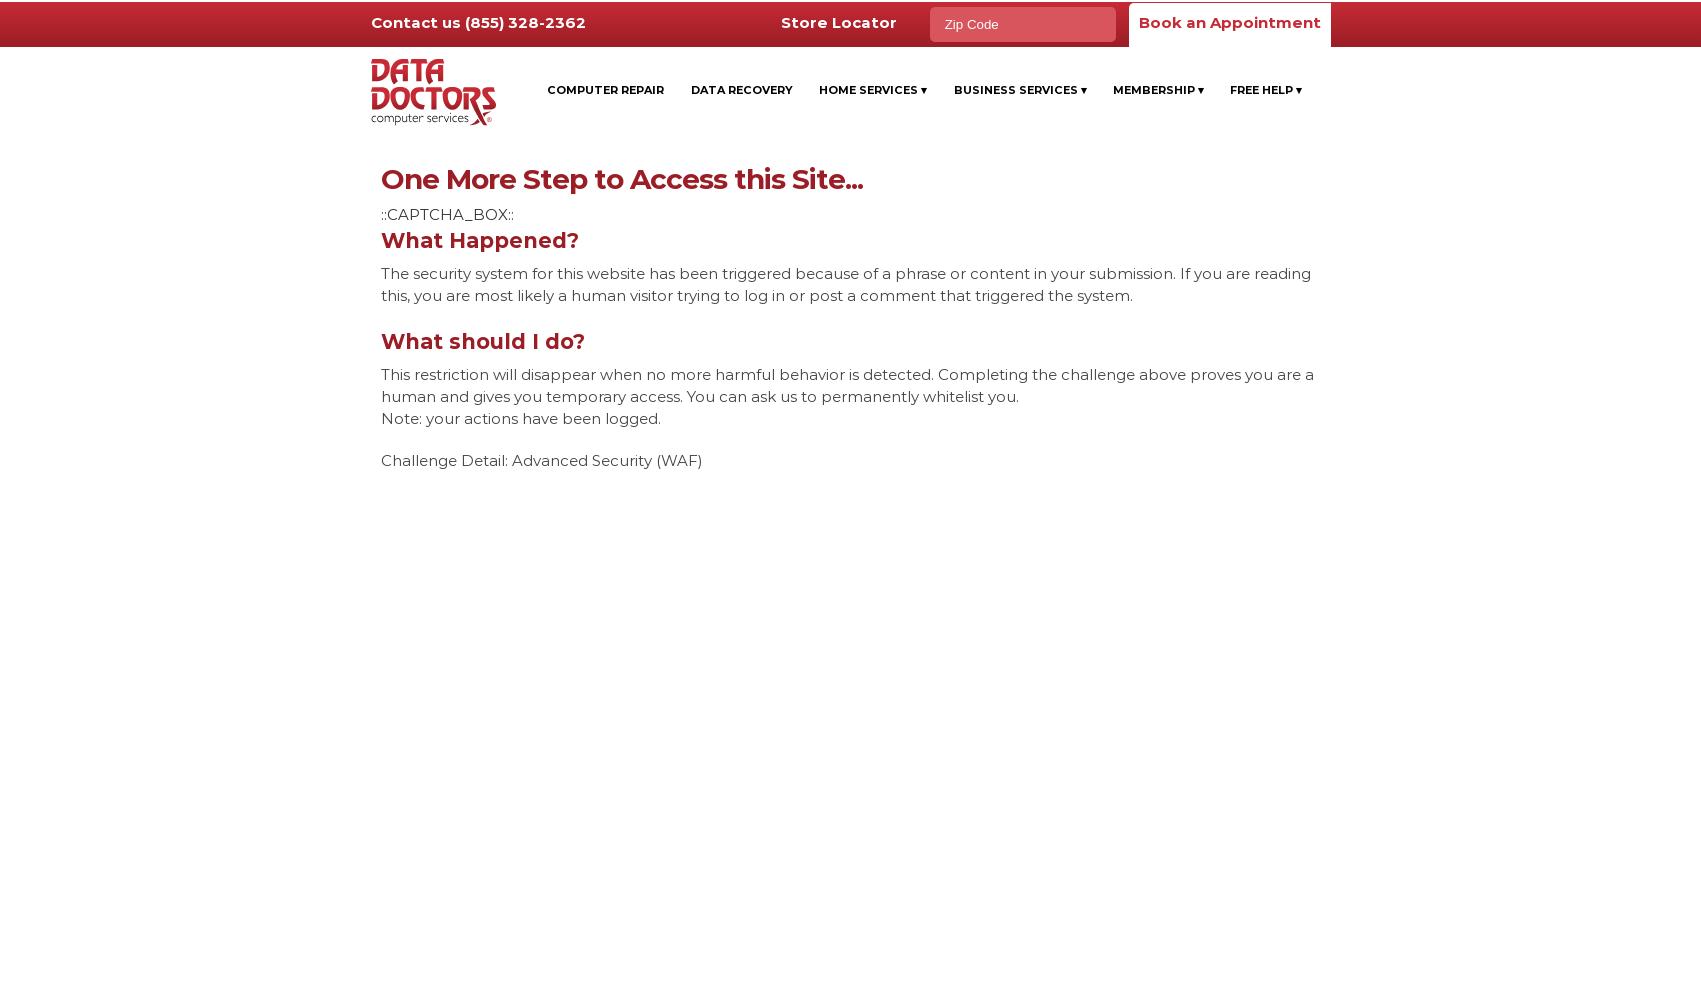 The width and height of the screenshot is (1701, 1000). What do you see at coordinates (481, 340) in the screenshot?
I see `'What should I do?'` at bounding box center [481, 340].